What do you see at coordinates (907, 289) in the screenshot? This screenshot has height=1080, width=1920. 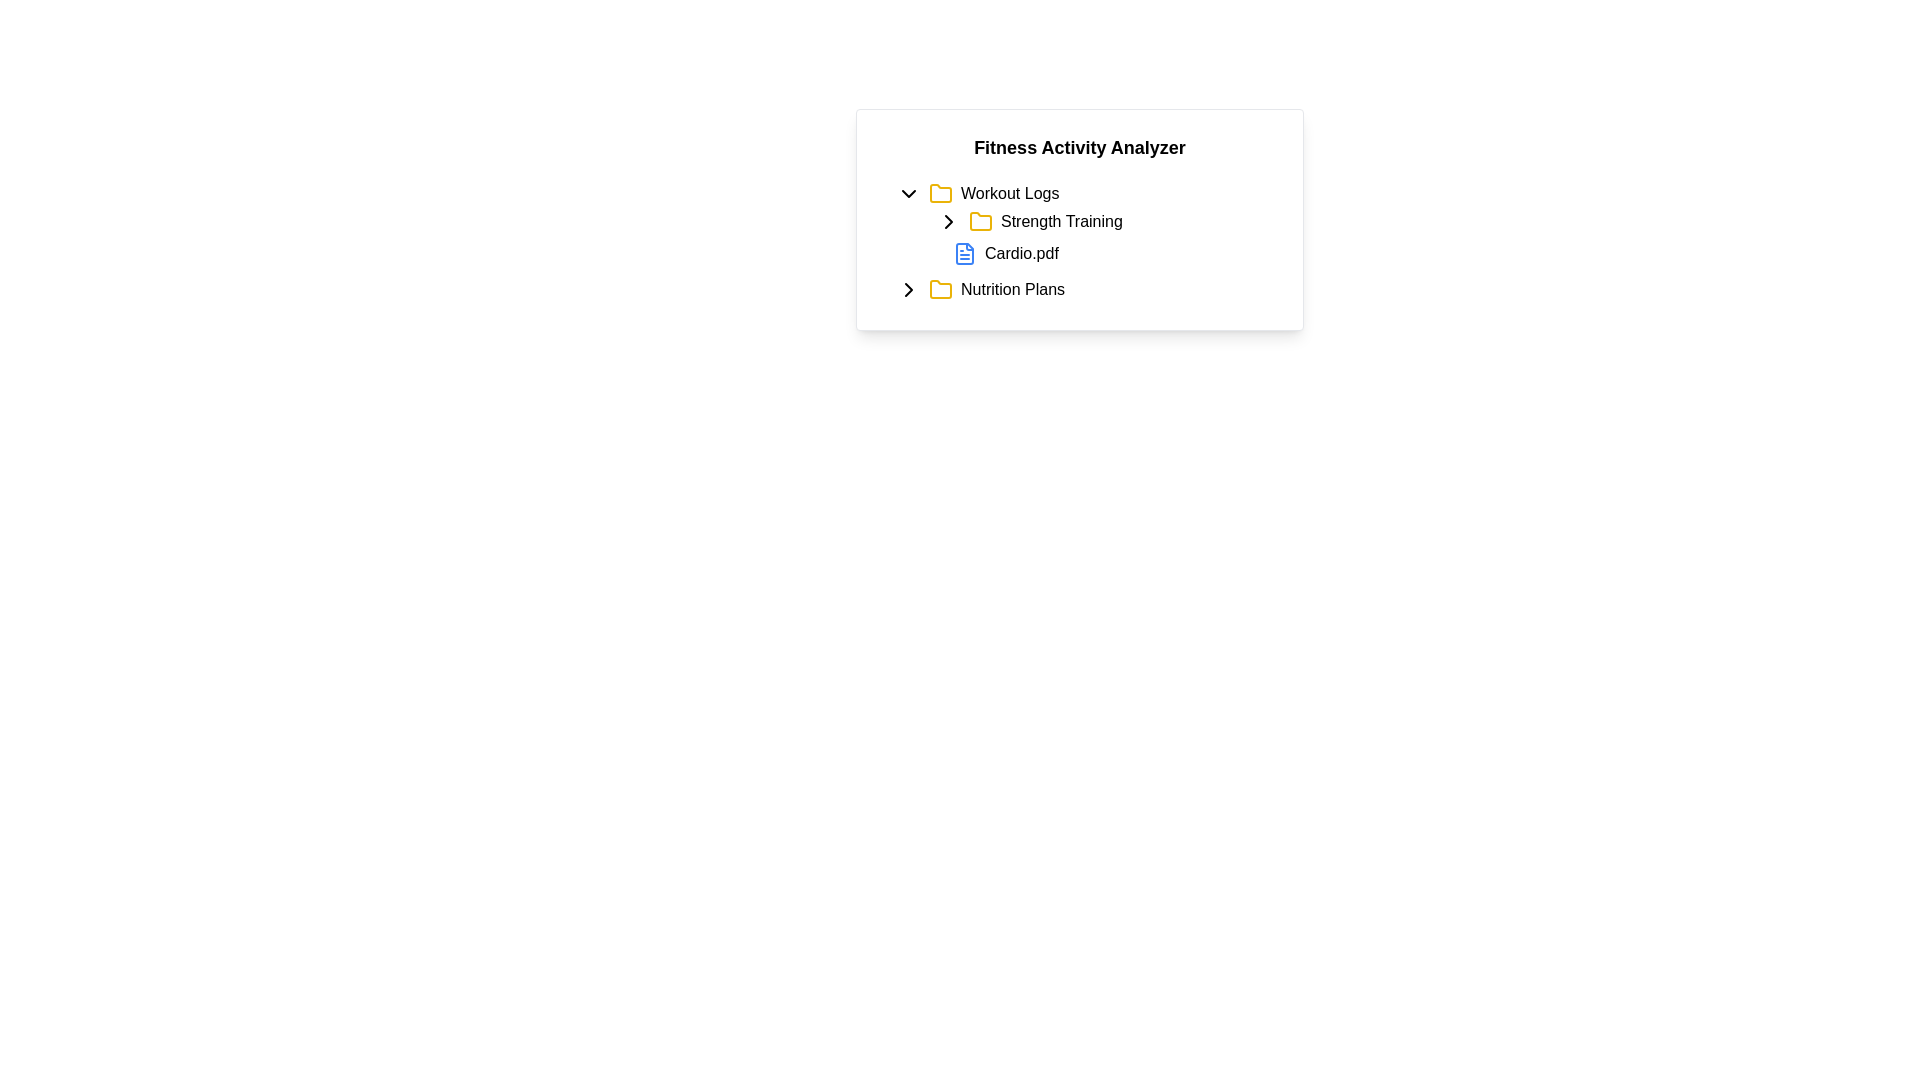 I see `the right-facing chevron icon button located to the left of the text 'Nutrition Plans'` at bounding box center [907, 289].